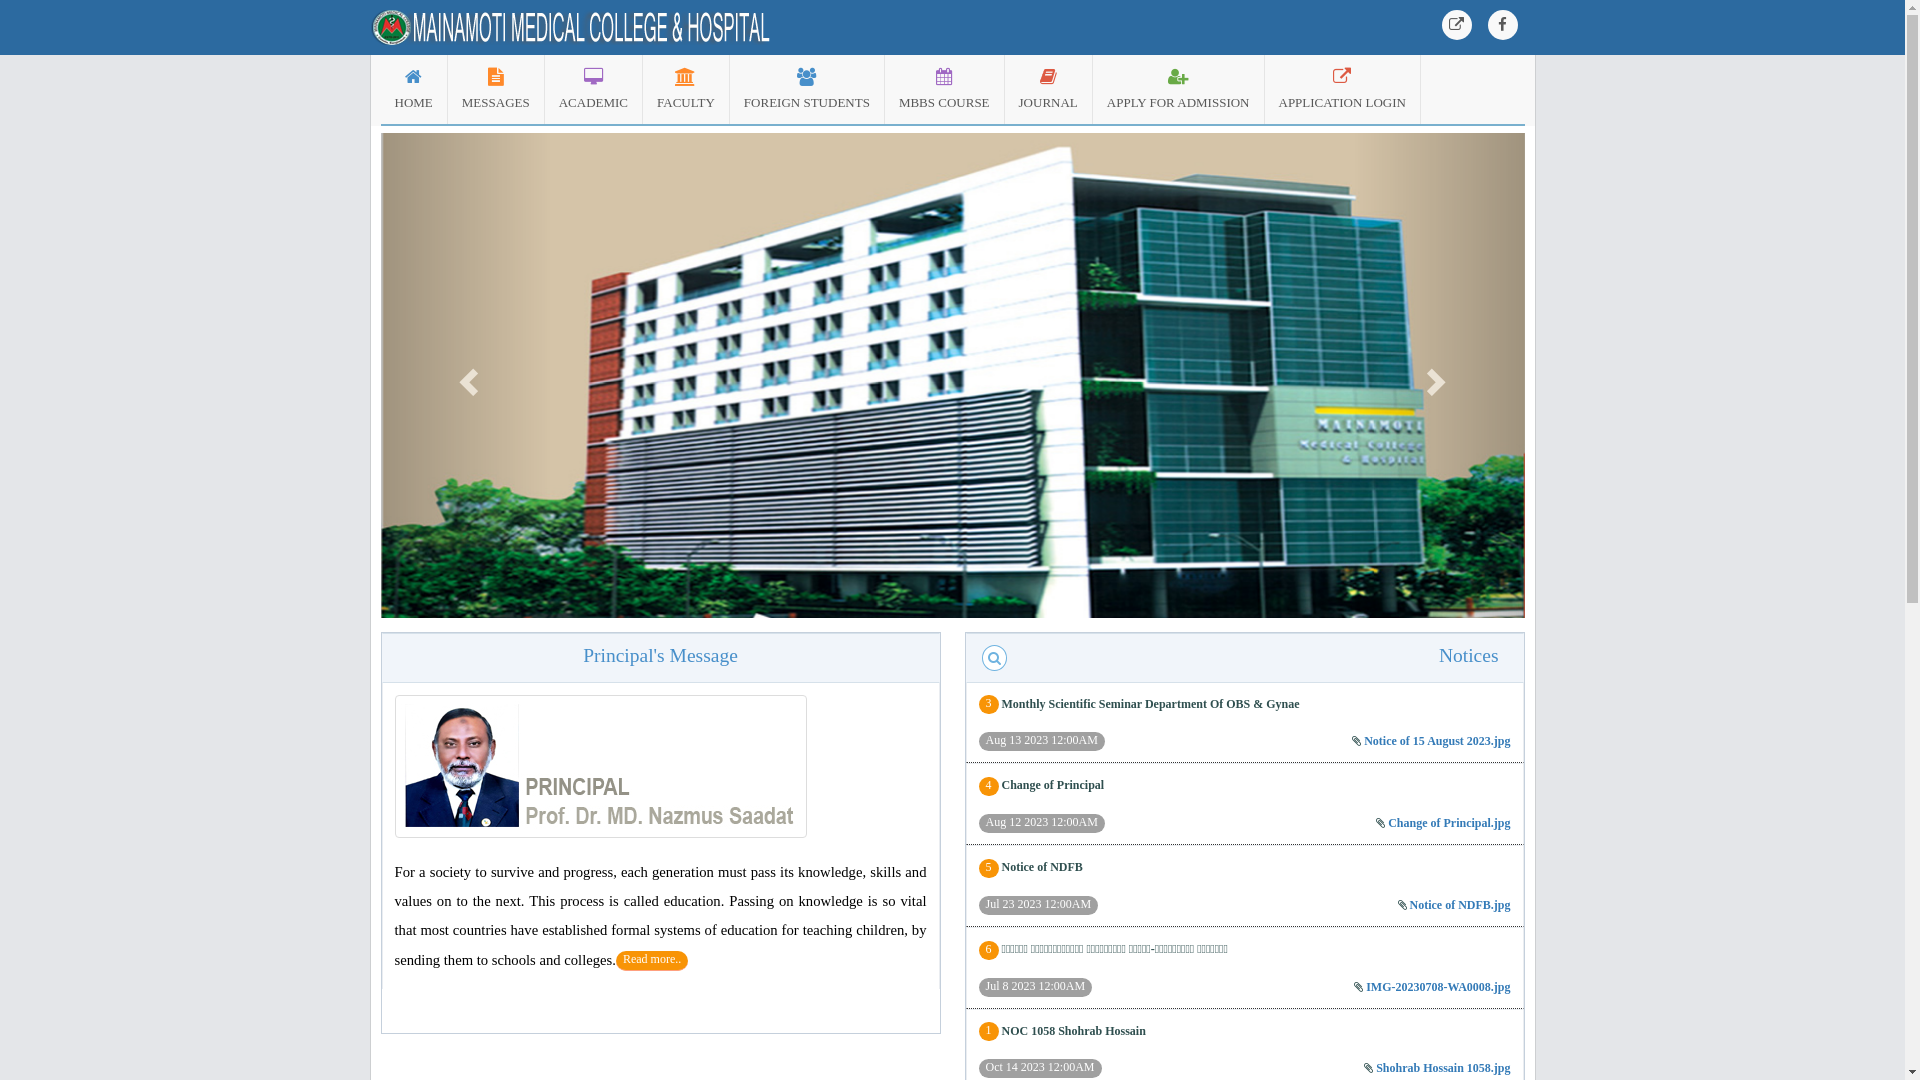 This screenshot has width=1920, height=1080. What do you see at coordinates (883, 88) in the screenshot?
I see `'MBBS COURSE'` at bounding box center [883, 88].